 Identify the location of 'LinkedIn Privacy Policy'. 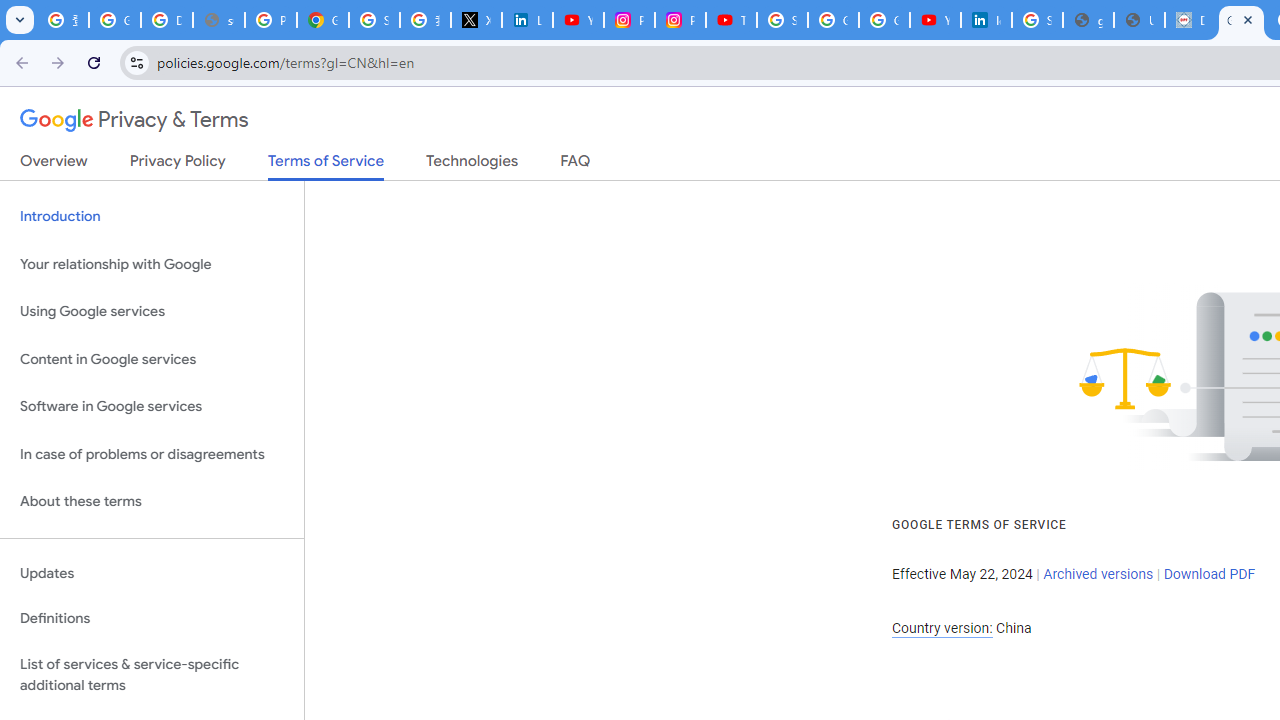
(527, 20).